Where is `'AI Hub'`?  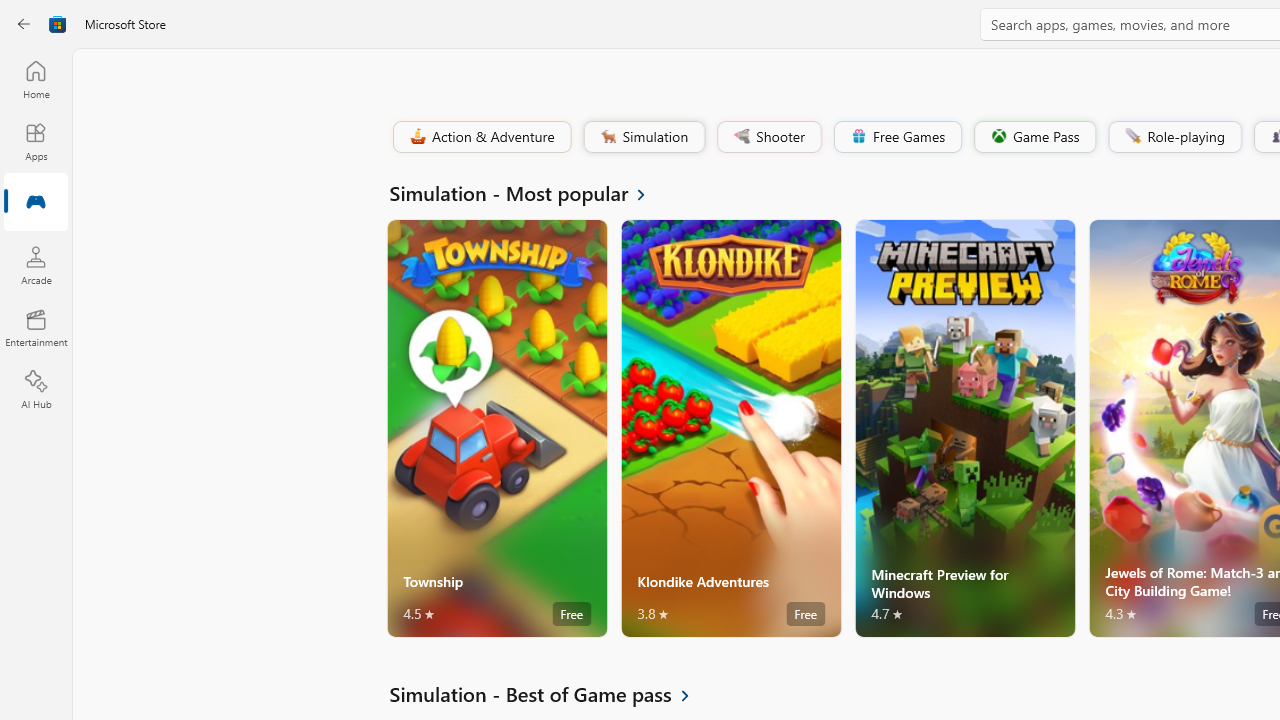 'AI Hub' is located at coordinates (35, 390).